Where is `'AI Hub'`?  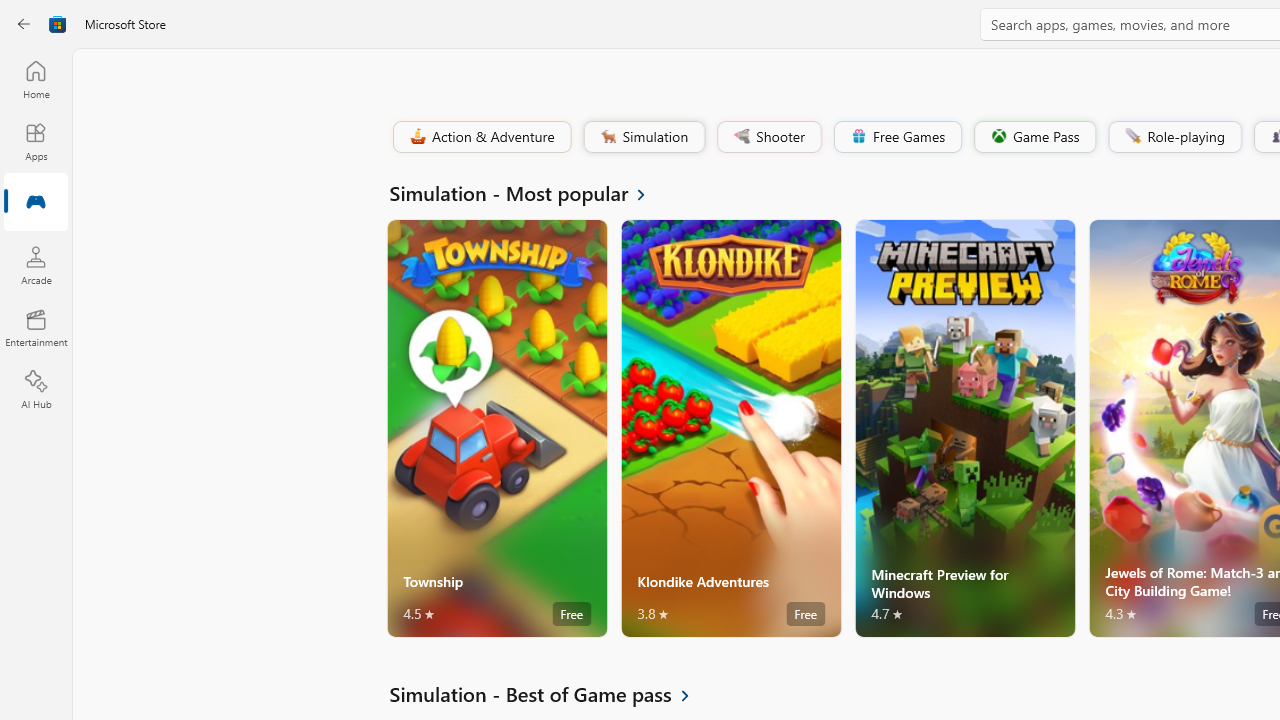 'AI Hub' is located at coordinates (35, 390).